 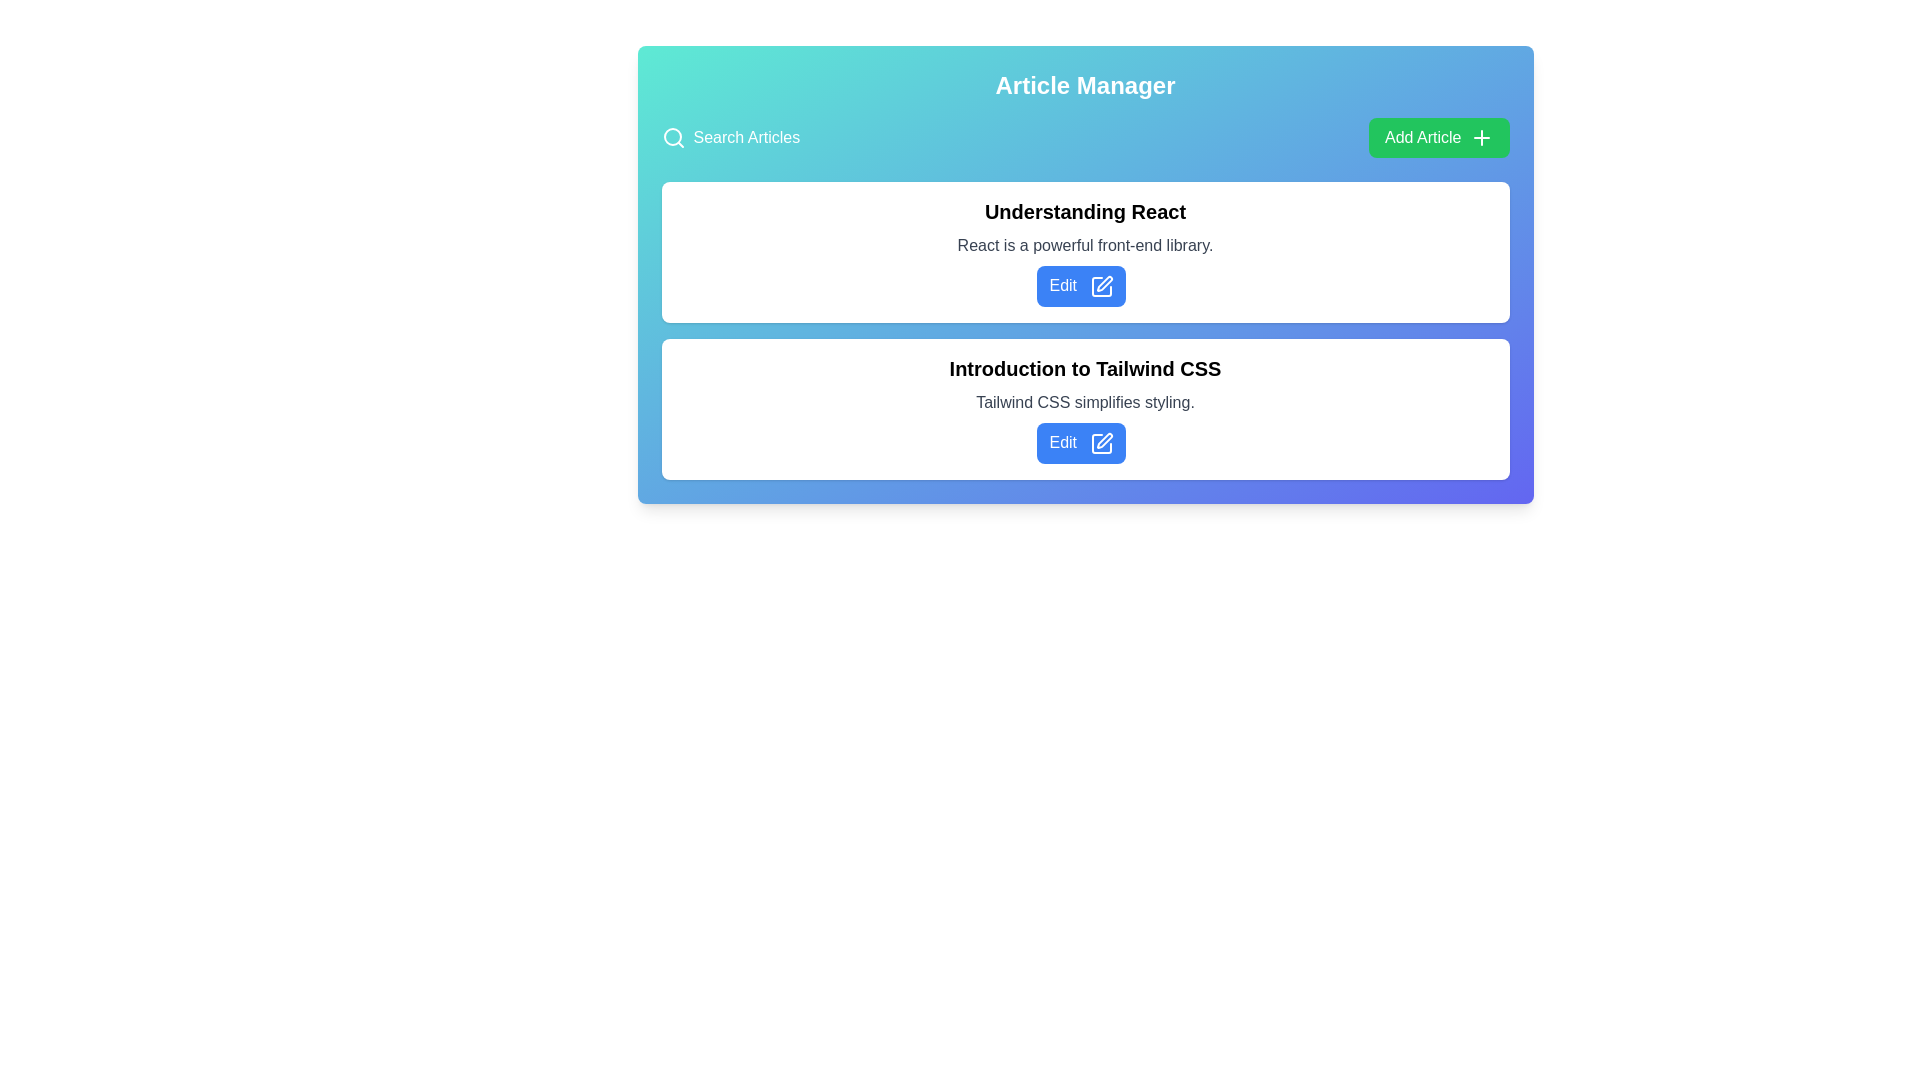 What do you see at coordinates (1084, 368) in the screenshot?
I see `the Label element that introduces the content or section focusing on Tailwind CSS, positioned above the descriptive subtext and the 'Edit' button` at bounding box center [1084, 368].